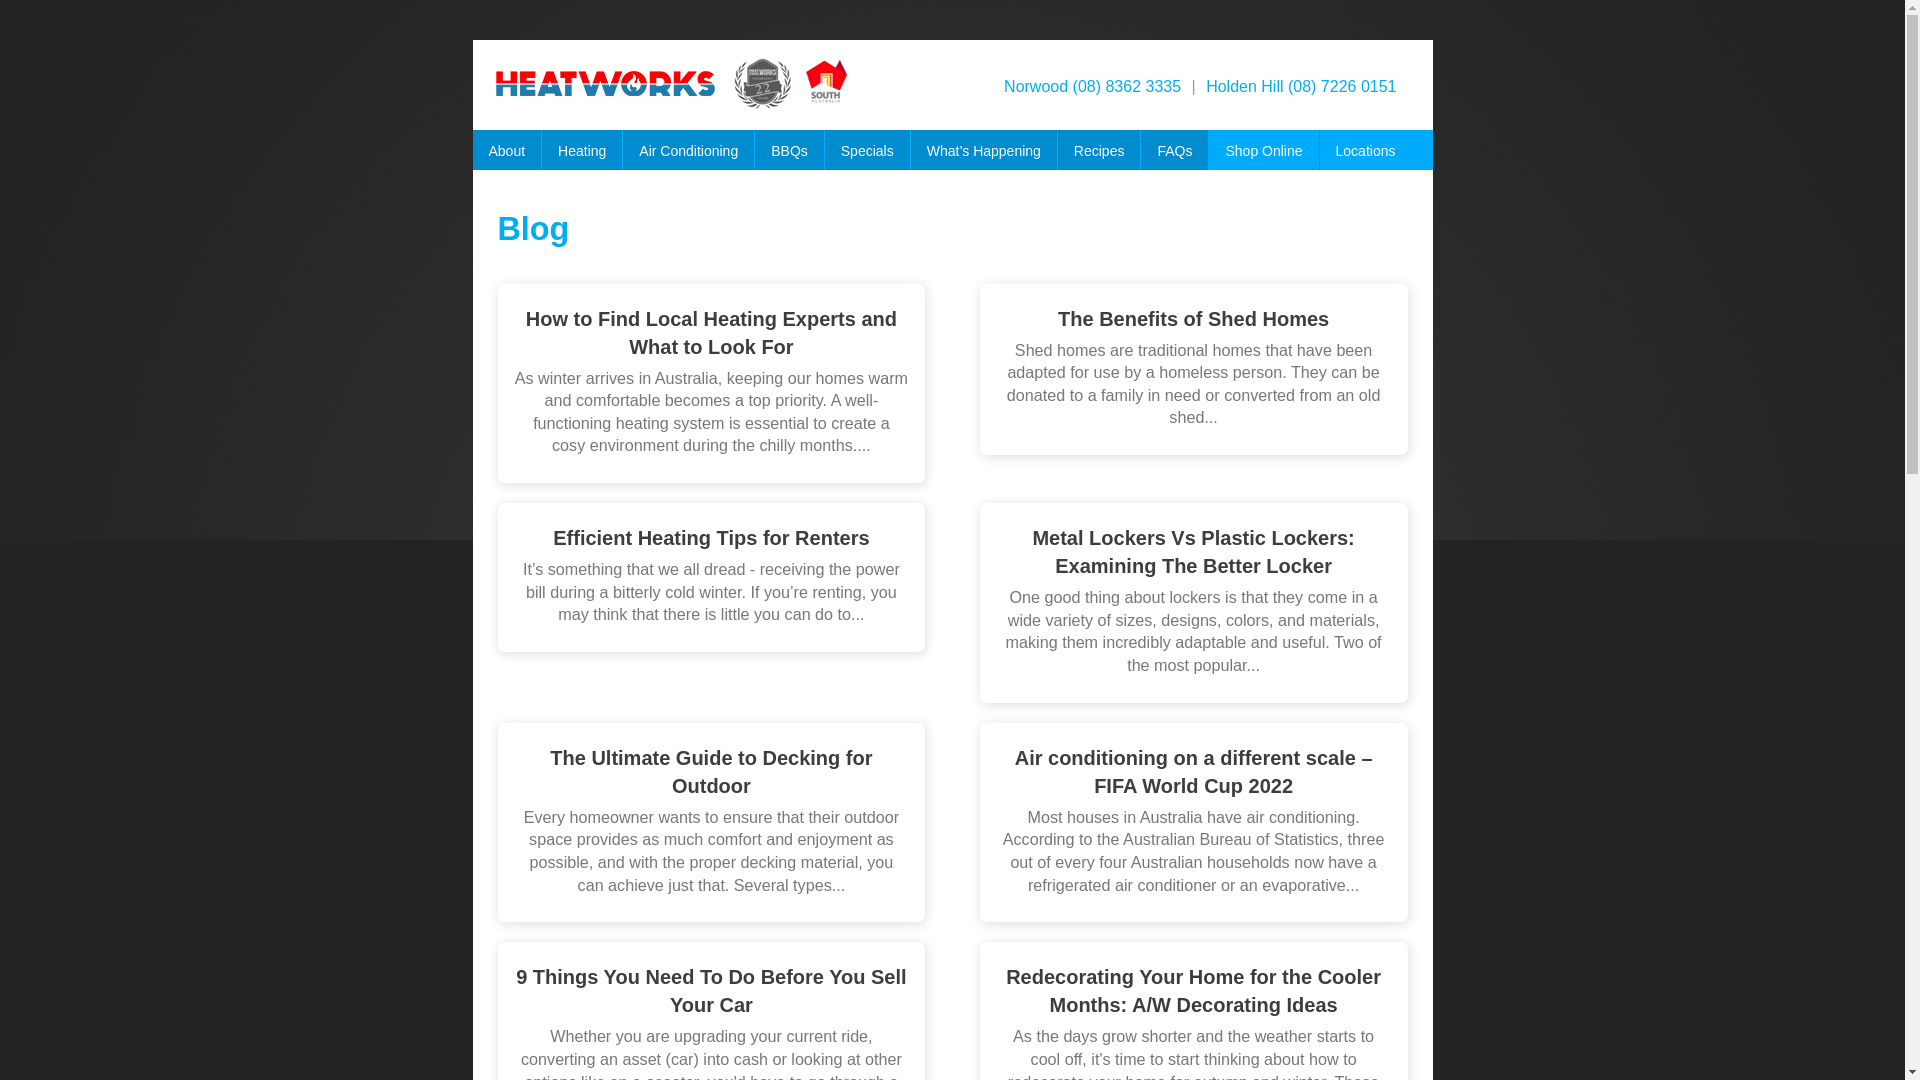  Describe the element at coordinates (1175, 154) in the screenshot. I see `'FAQs'` at that location.